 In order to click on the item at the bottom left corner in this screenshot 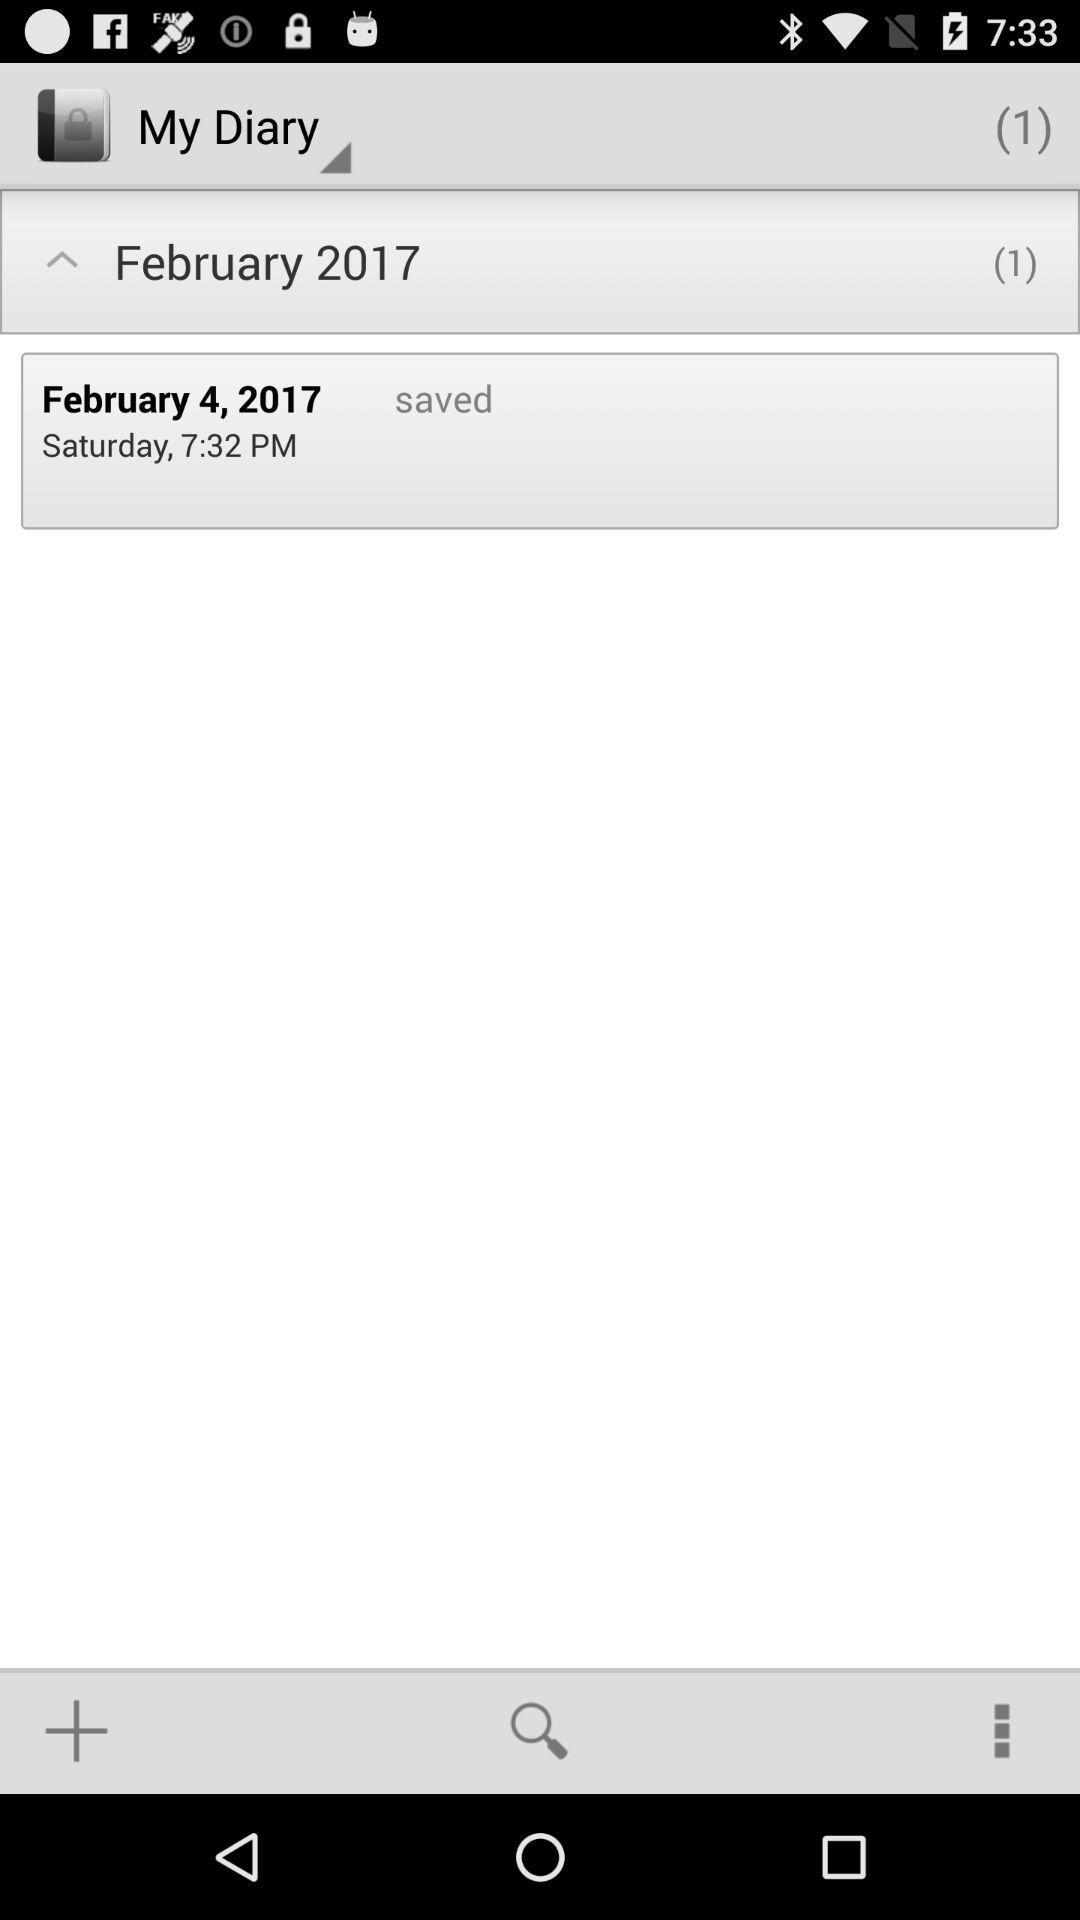, I will do `click(75, 1730)`.